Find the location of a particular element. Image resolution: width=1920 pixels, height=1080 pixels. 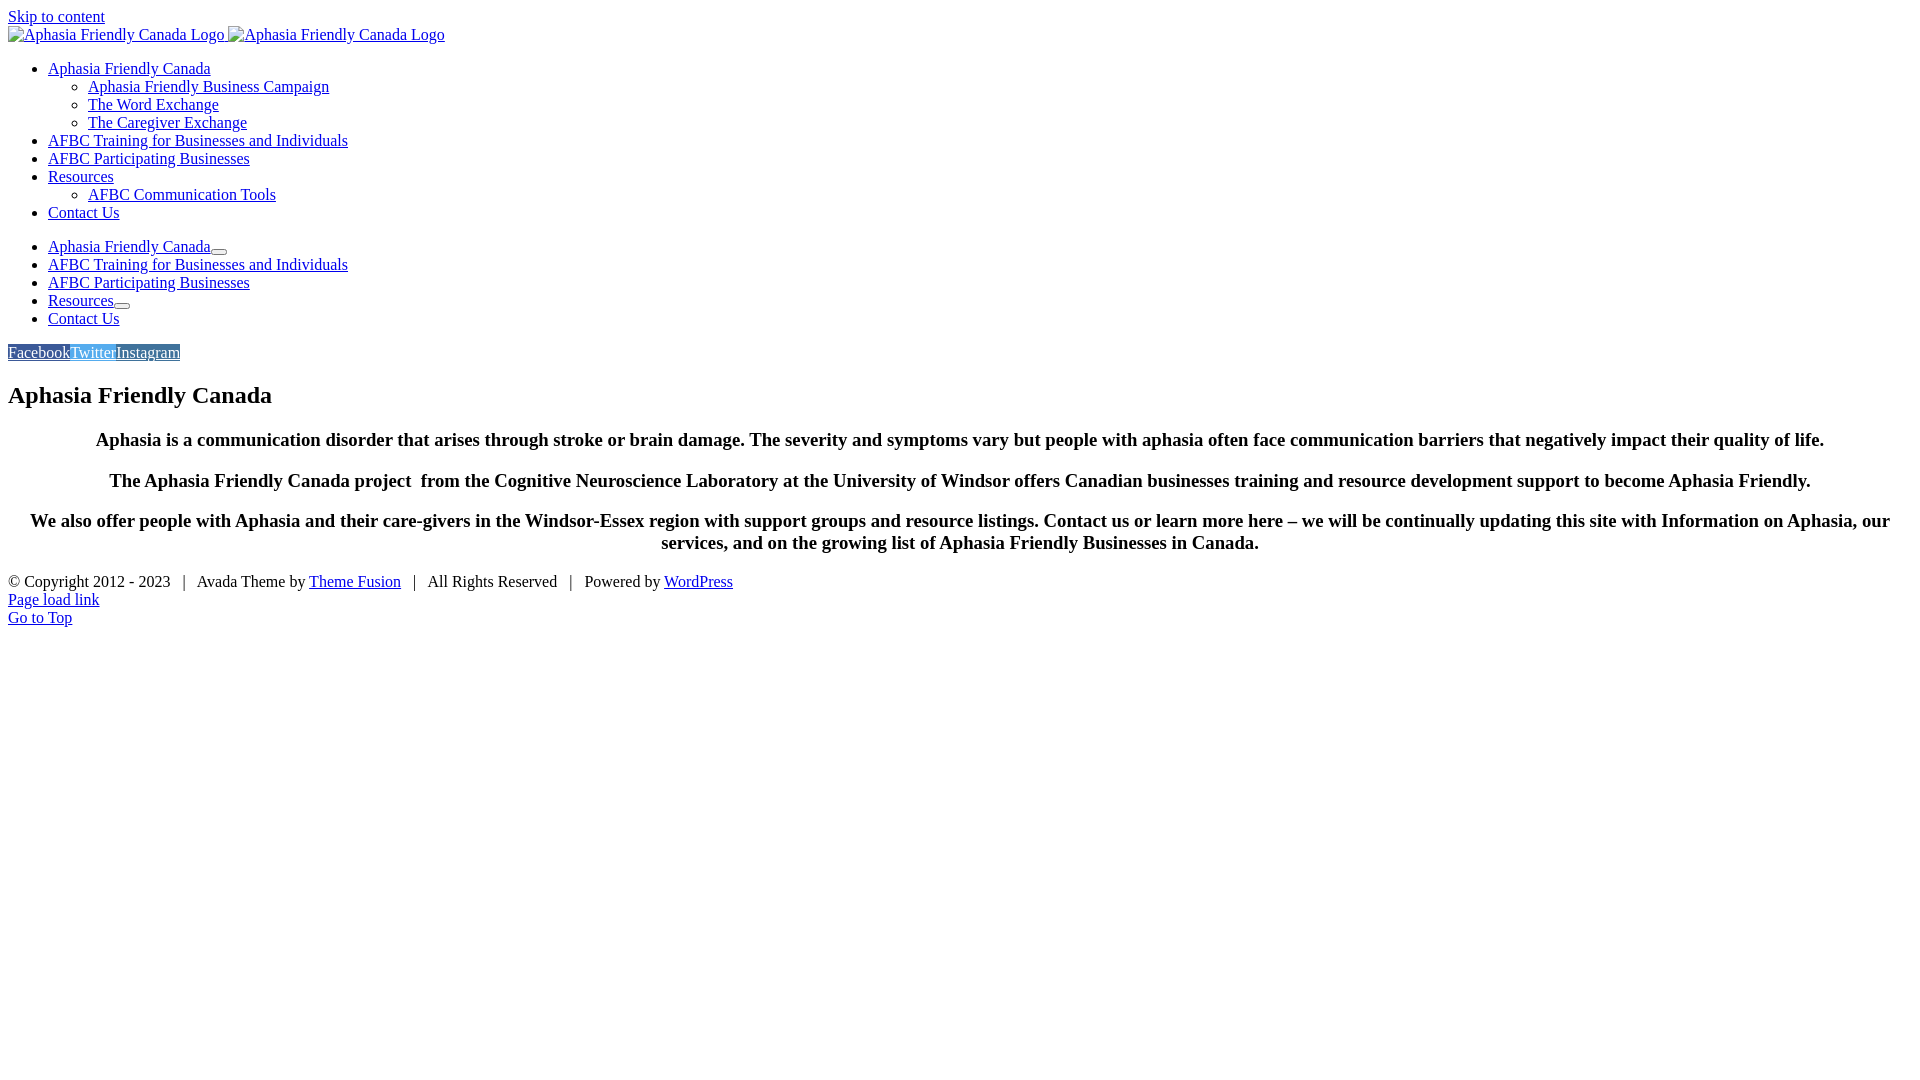

'The Word Exchange' is located at coordinates (152, 104).